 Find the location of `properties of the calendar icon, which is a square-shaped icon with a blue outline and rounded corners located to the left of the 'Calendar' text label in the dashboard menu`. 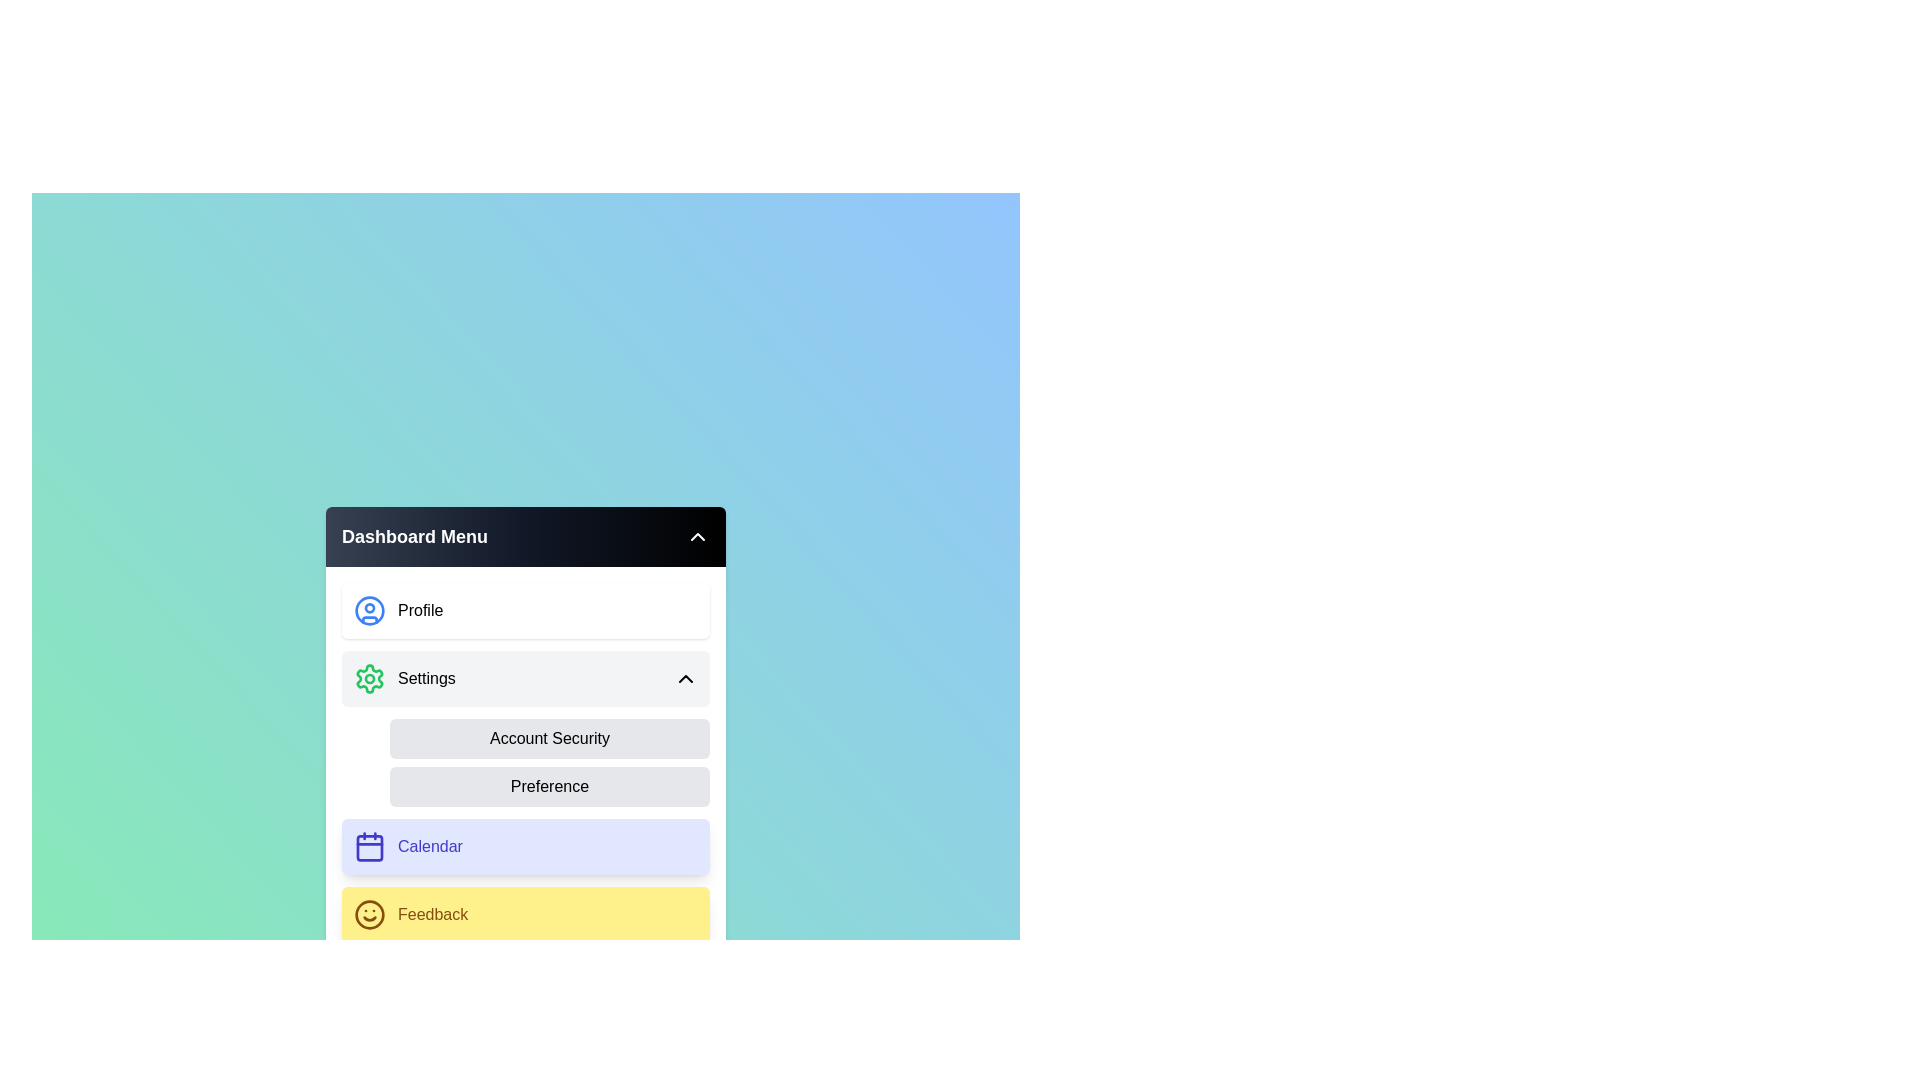

properties of the calendar icon, which is a square-shaped icon with a blue outline and rounded corners located to the left of the 'Calendar' text label in the dashboard menu is located at coordinates (369, 847).